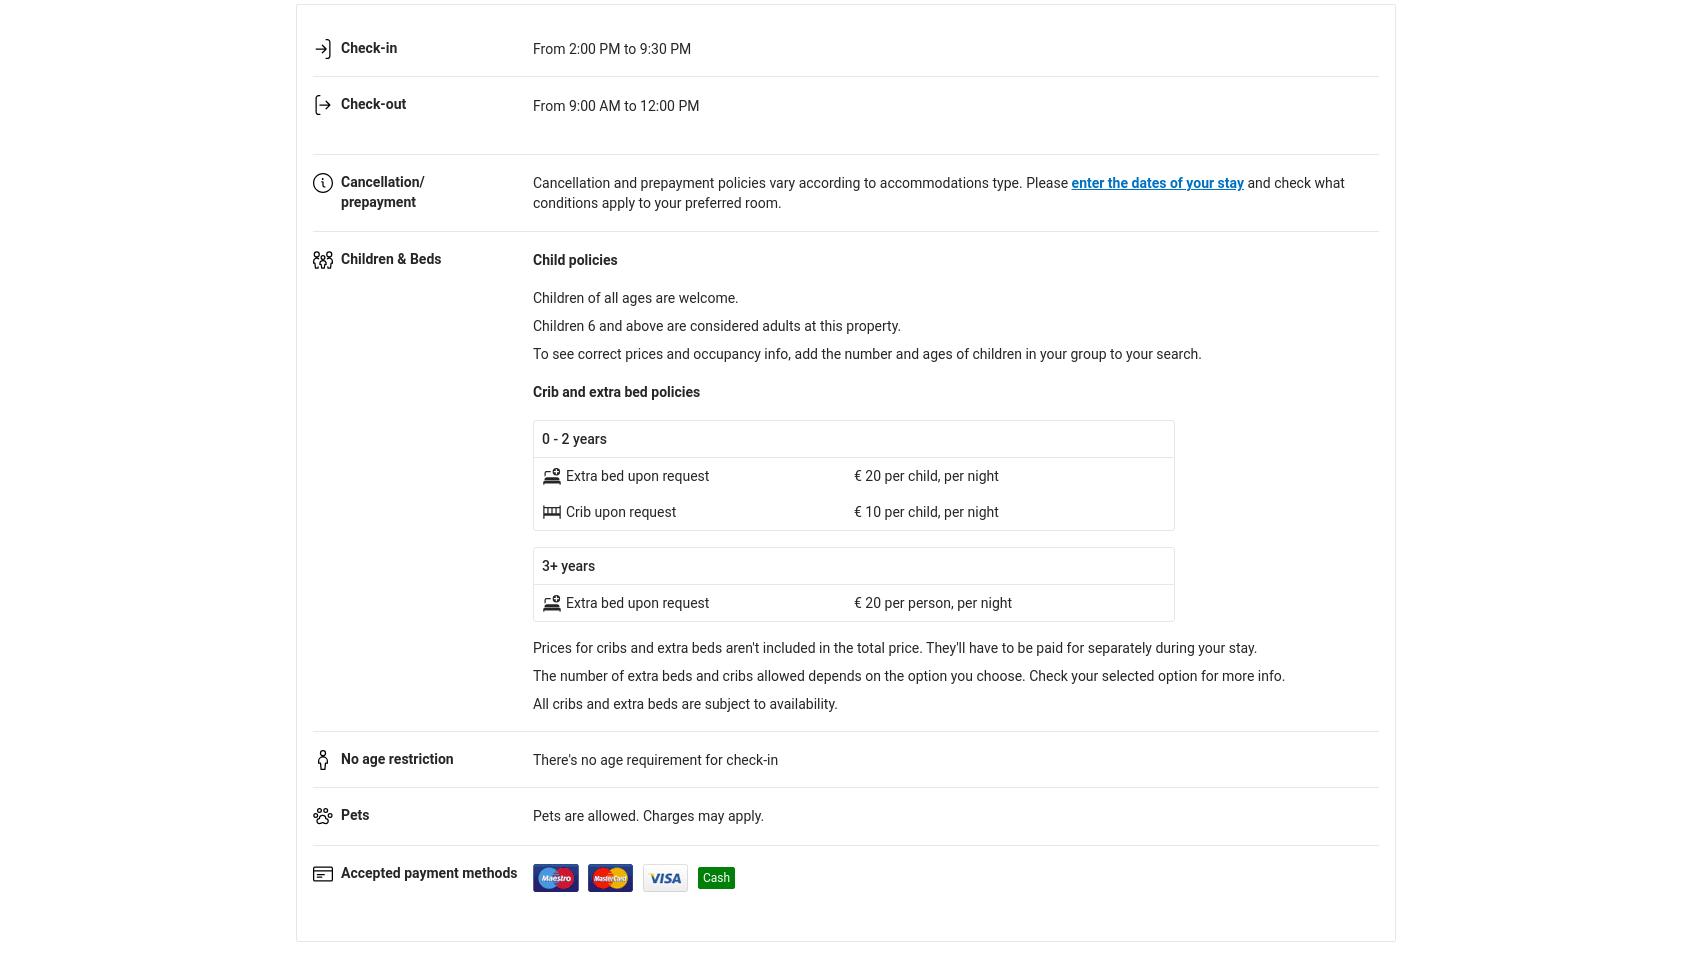 The image size is (1692, 967). I want to click on 'Children of all ages are welcome.', so click(532, 298).